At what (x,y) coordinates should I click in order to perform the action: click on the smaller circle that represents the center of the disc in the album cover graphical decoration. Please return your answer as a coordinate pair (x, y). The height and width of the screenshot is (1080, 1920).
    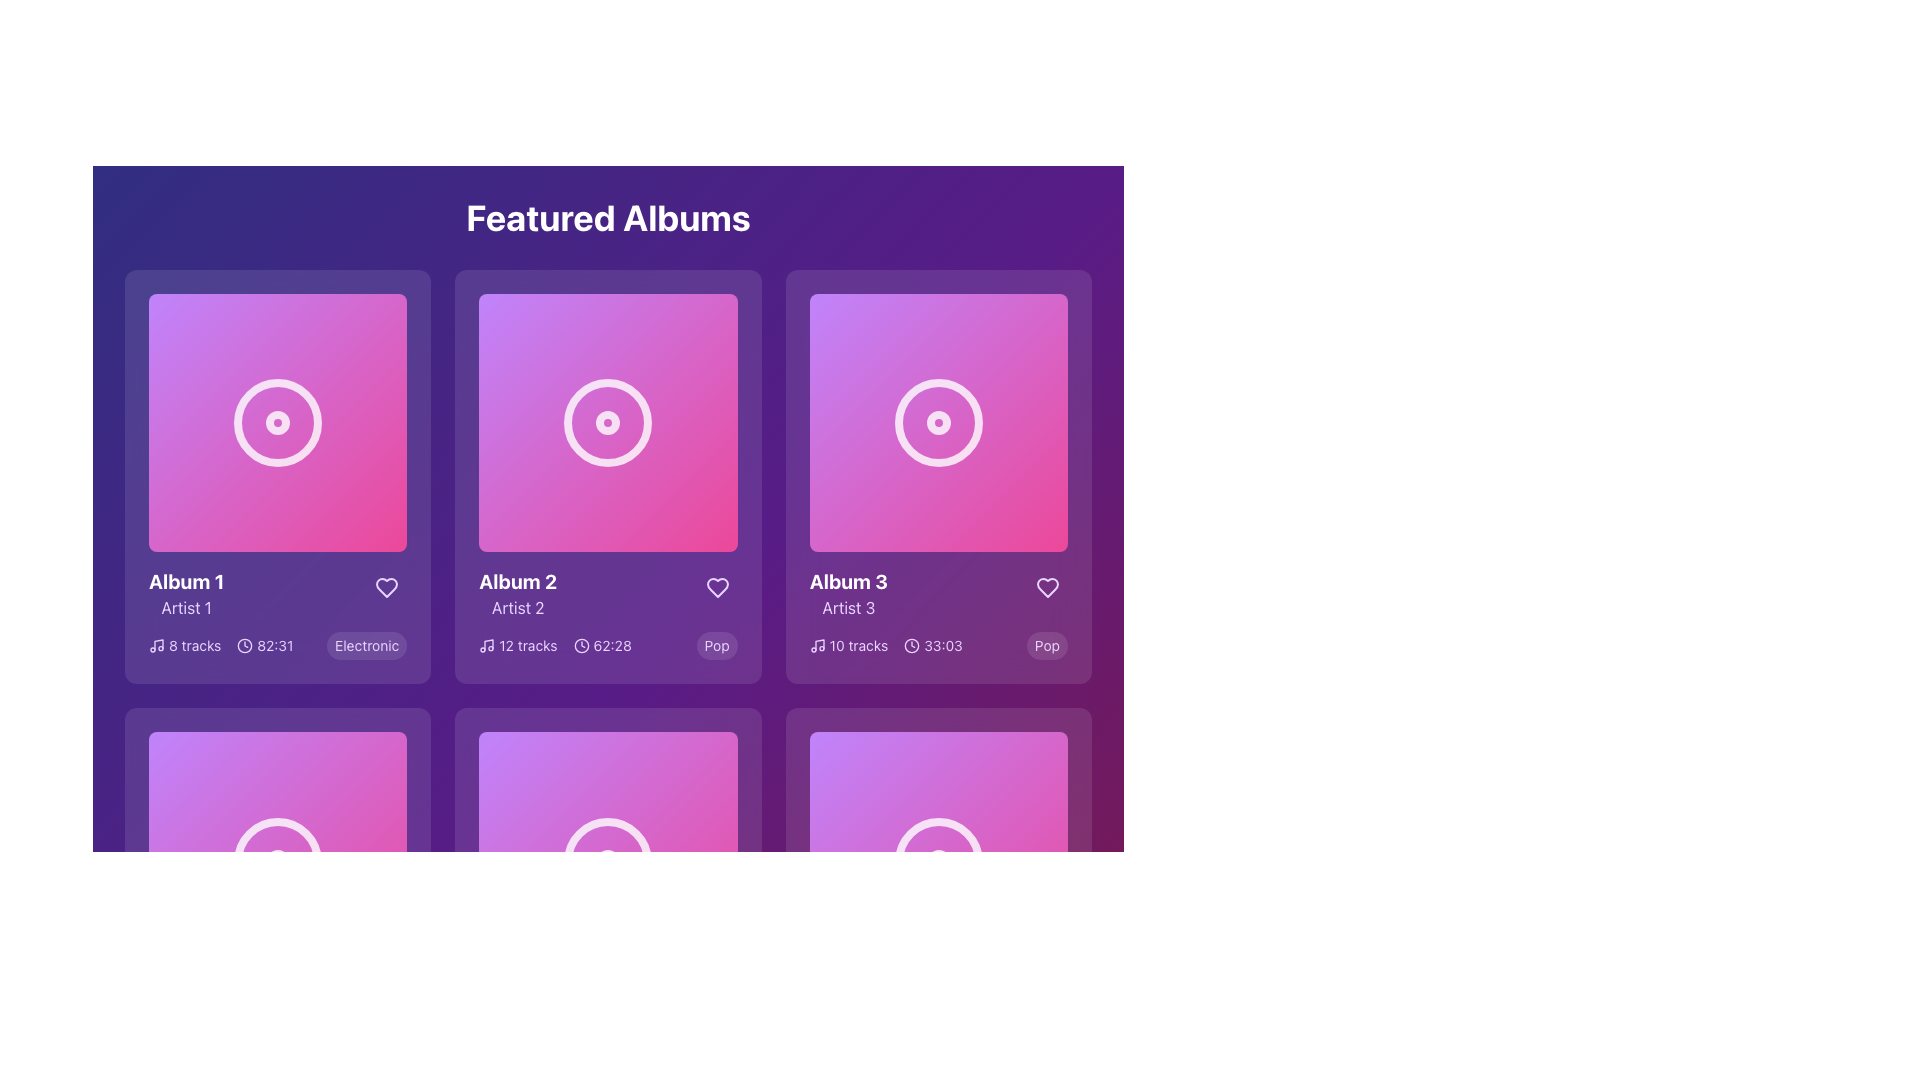
    Looking at the image, I should click on (937, 860).